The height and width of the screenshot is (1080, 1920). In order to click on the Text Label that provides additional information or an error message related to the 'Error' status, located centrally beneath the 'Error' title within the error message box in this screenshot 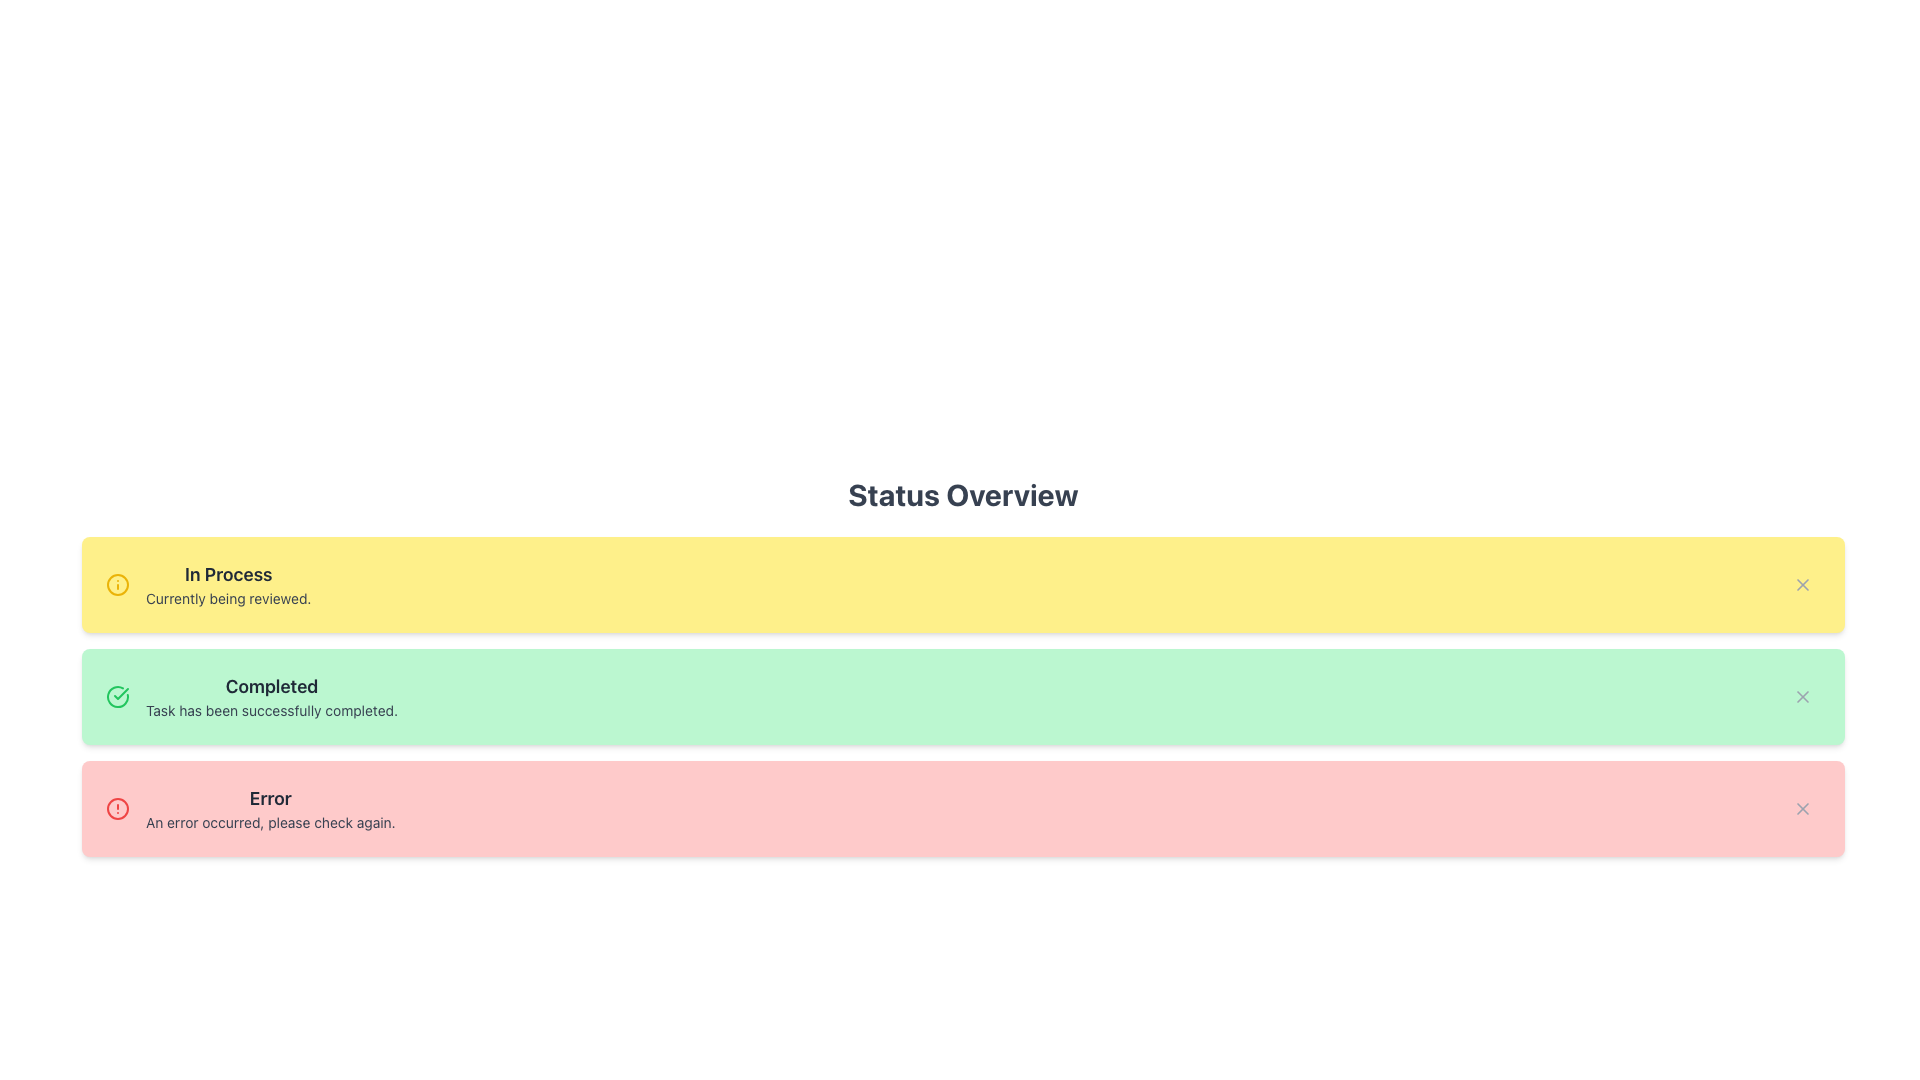, I will do `click(269, 822)`.